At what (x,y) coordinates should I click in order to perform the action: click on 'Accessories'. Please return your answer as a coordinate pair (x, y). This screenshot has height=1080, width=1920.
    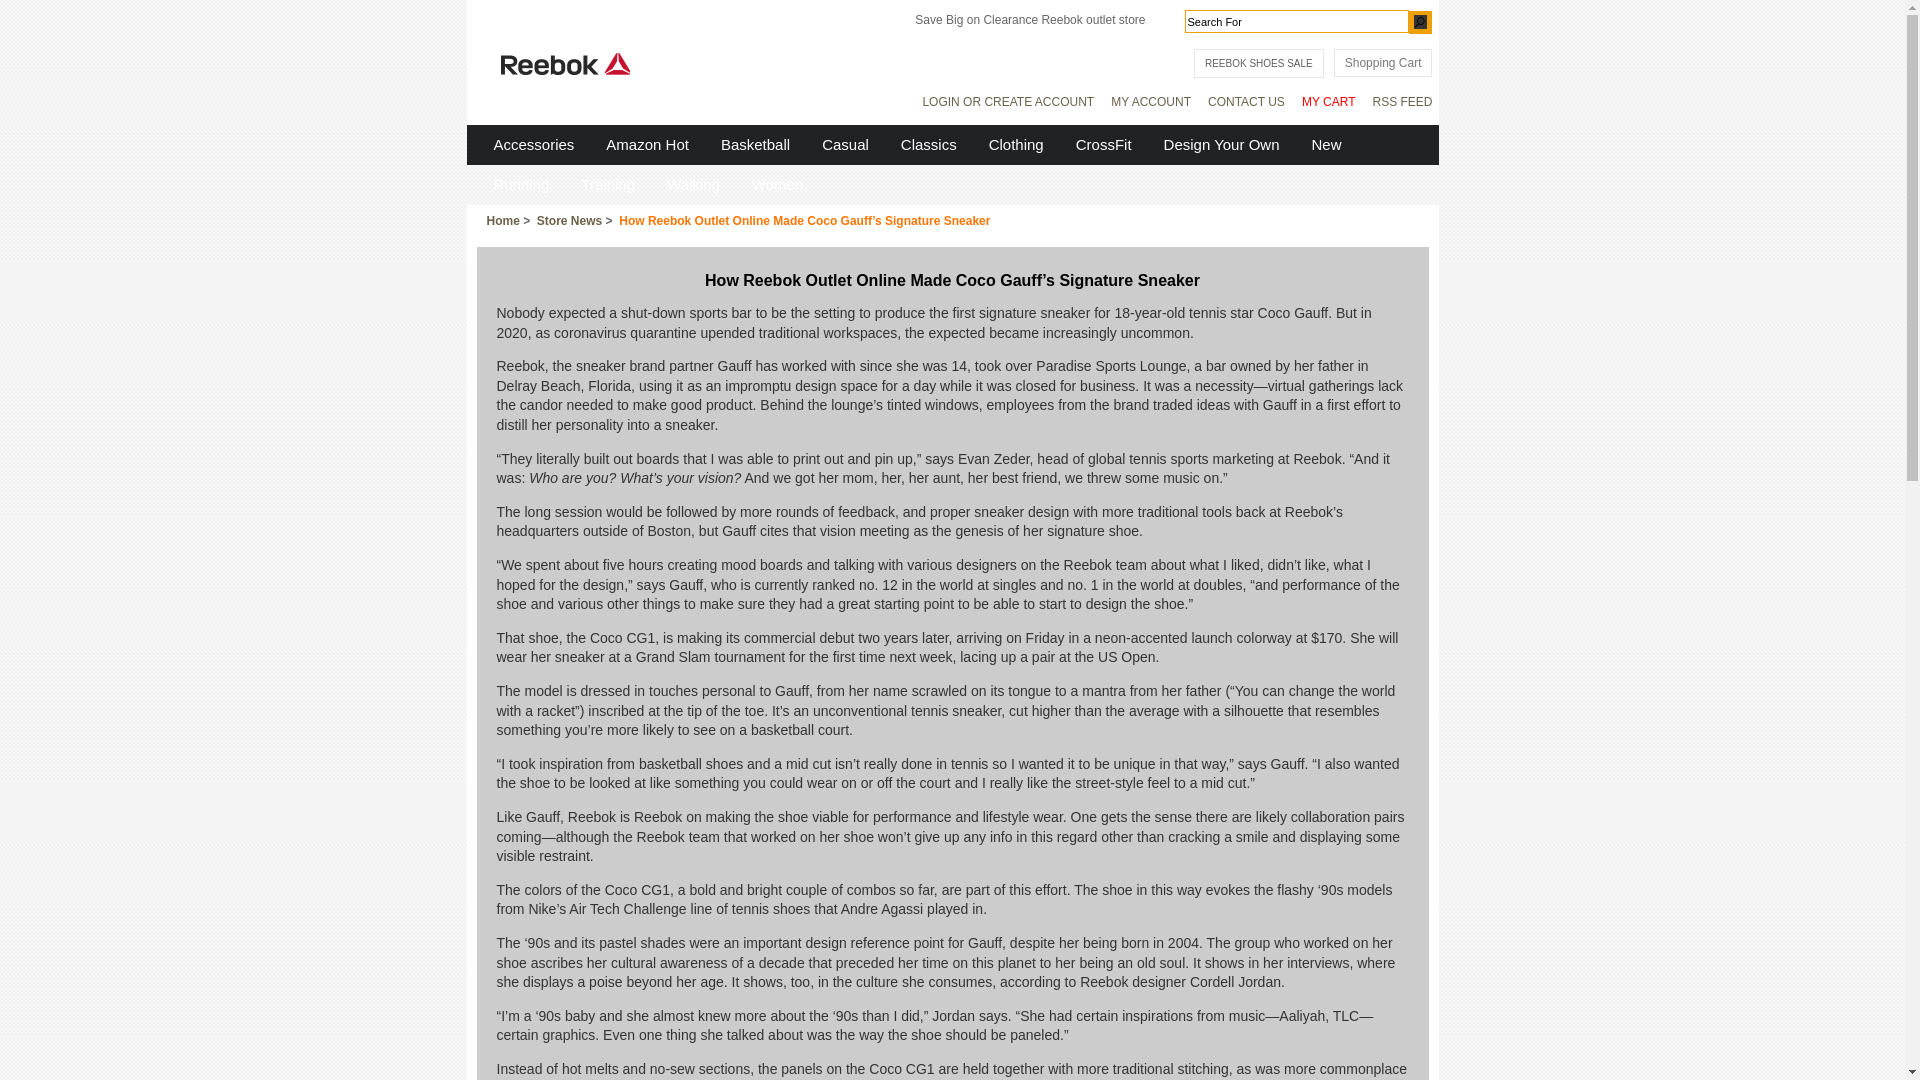
    Looking at the image, I should click on (533, 142).